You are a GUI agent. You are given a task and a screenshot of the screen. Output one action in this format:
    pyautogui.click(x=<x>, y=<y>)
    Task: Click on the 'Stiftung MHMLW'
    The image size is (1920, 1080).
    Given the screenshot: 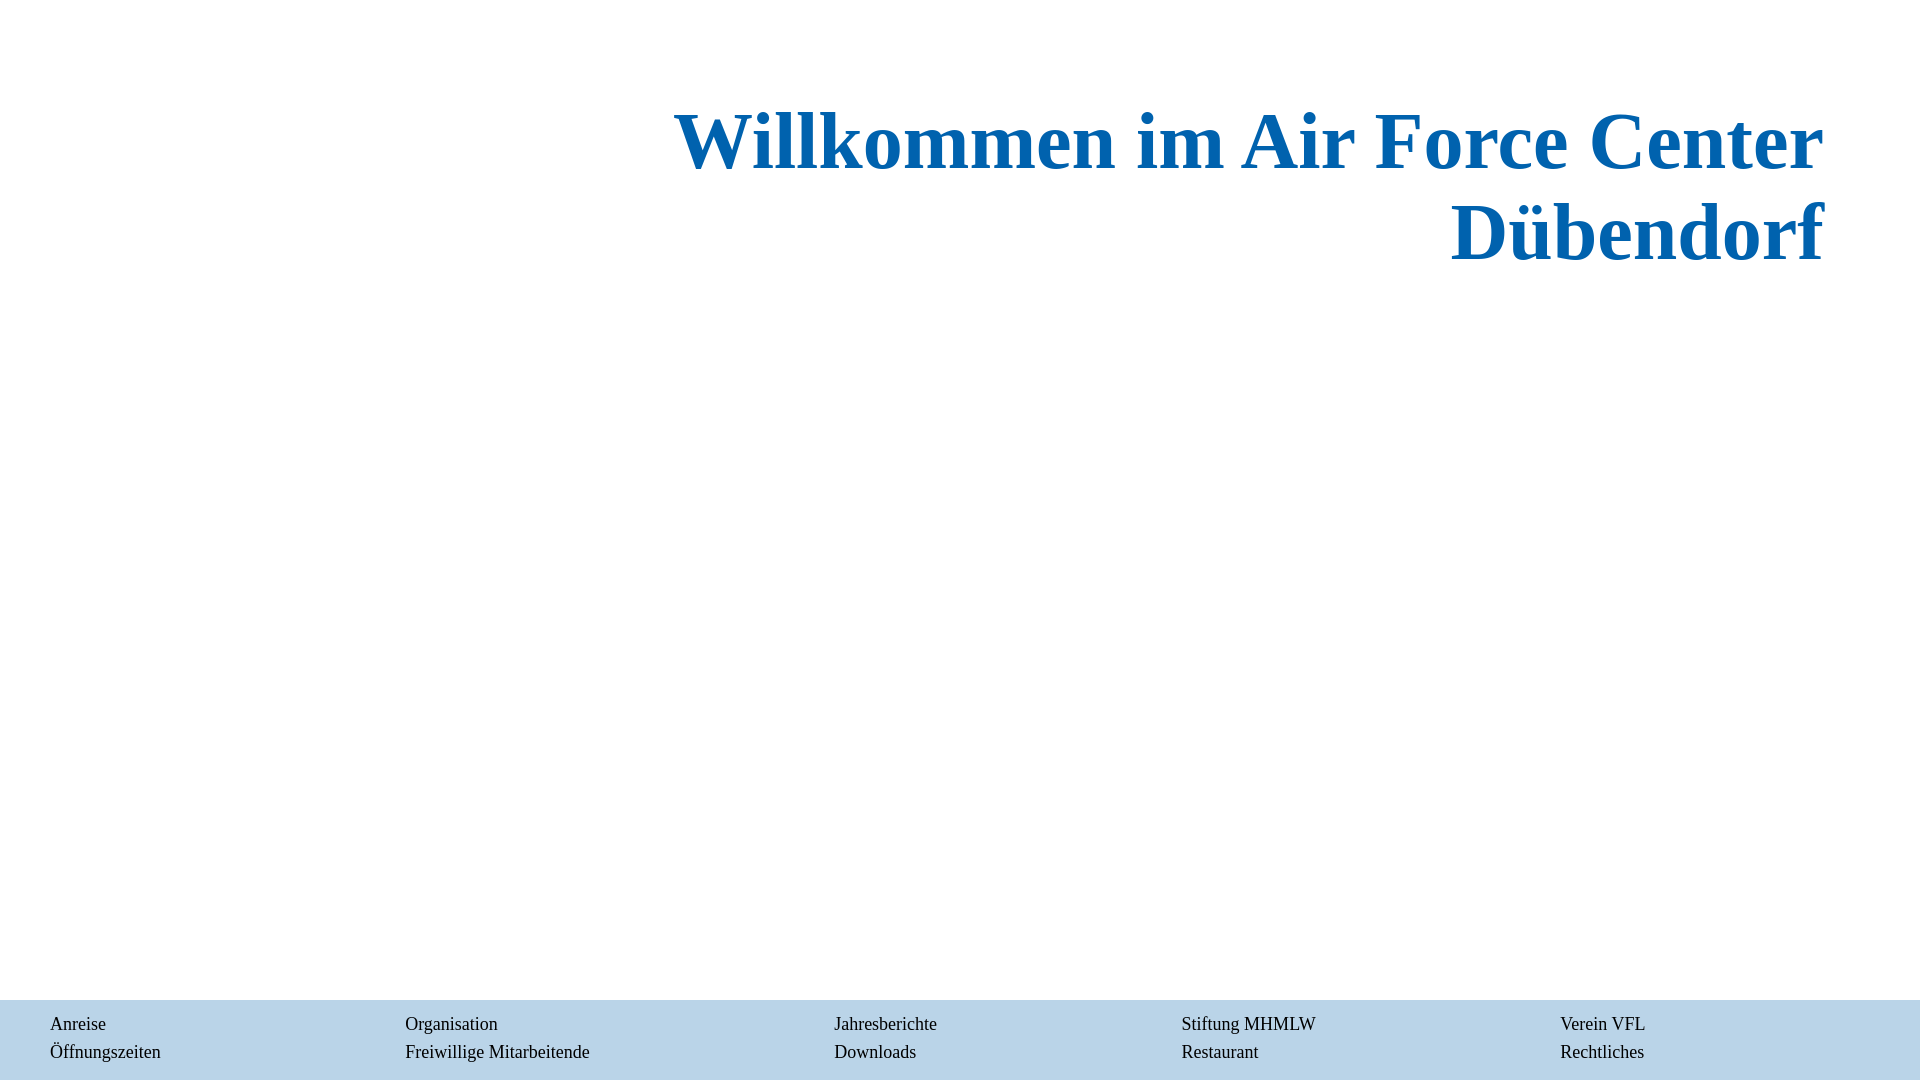 What is the action you would take?
    pyautogui.click(x=1247, y=1023)
    